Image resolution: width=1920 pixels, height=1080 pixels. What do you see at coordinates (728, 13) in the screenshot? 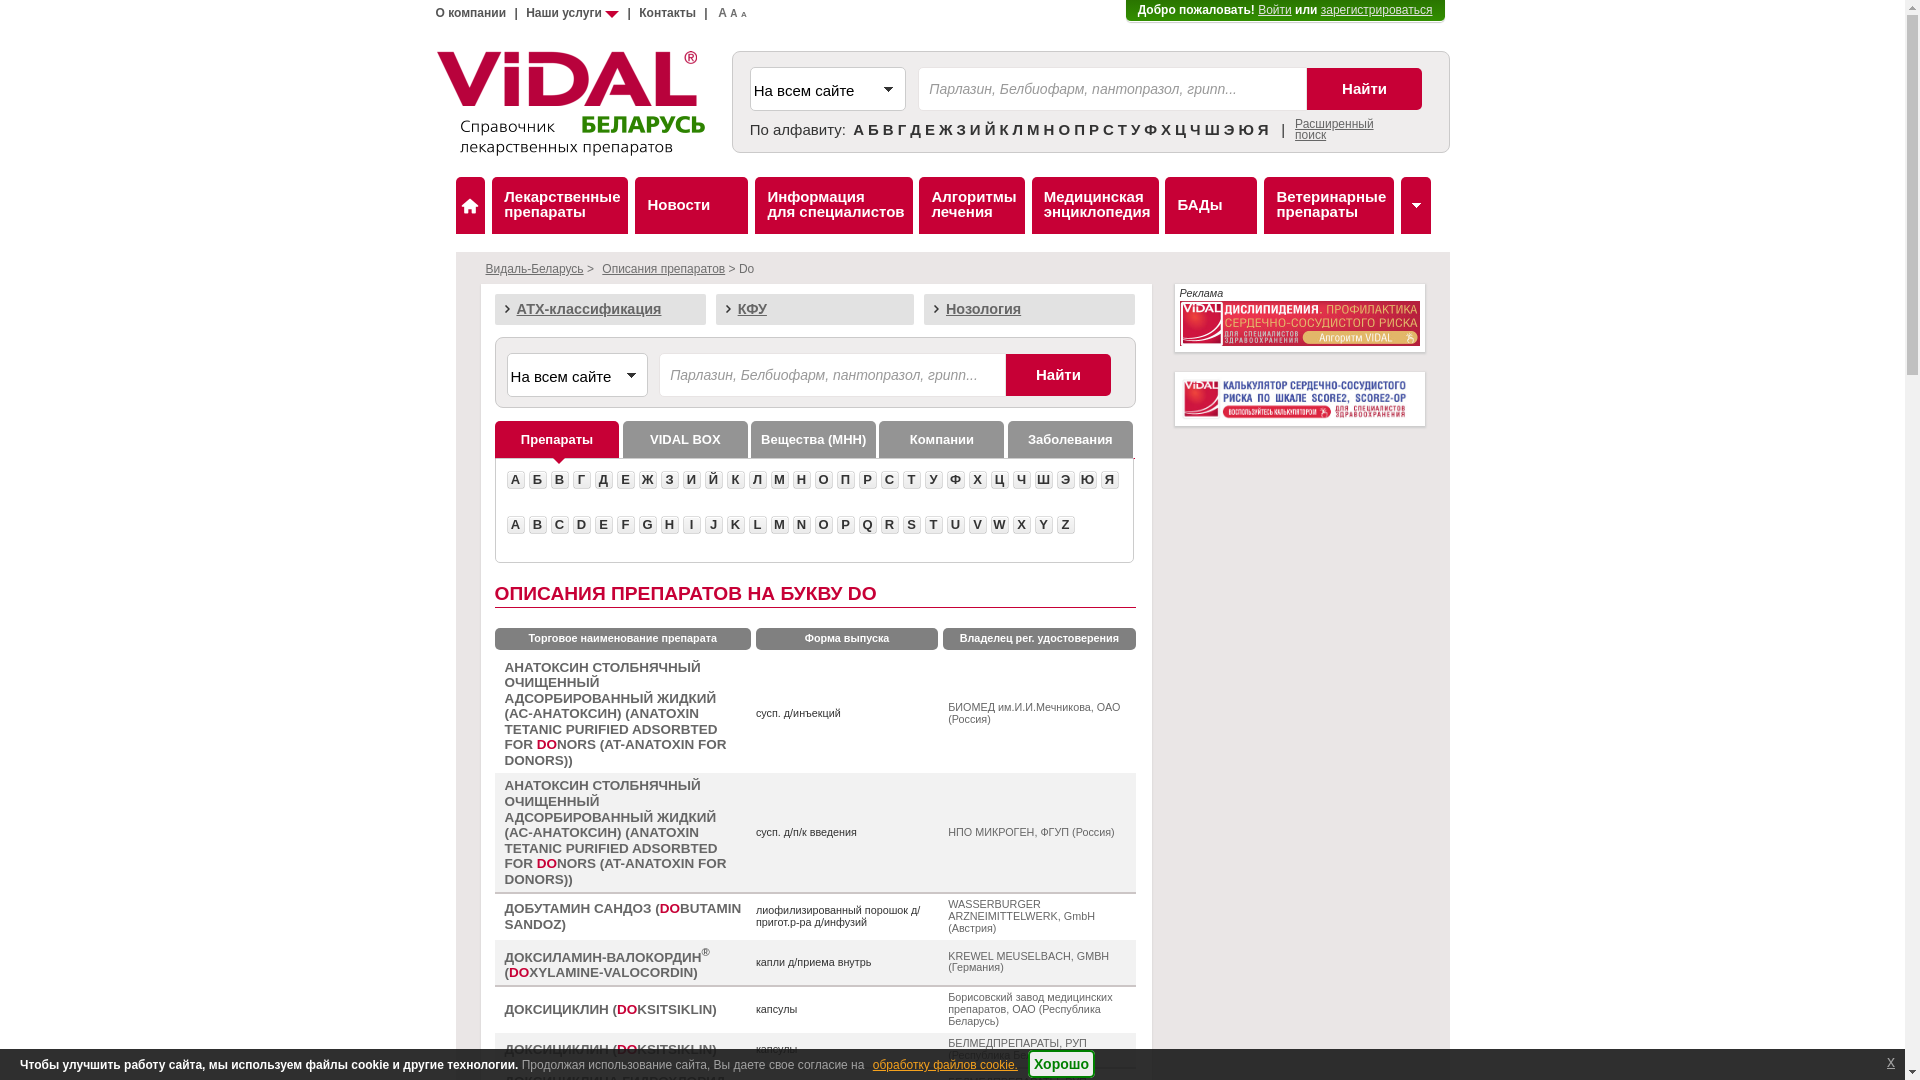
I see `'A'` at bounding box center [728, 13].